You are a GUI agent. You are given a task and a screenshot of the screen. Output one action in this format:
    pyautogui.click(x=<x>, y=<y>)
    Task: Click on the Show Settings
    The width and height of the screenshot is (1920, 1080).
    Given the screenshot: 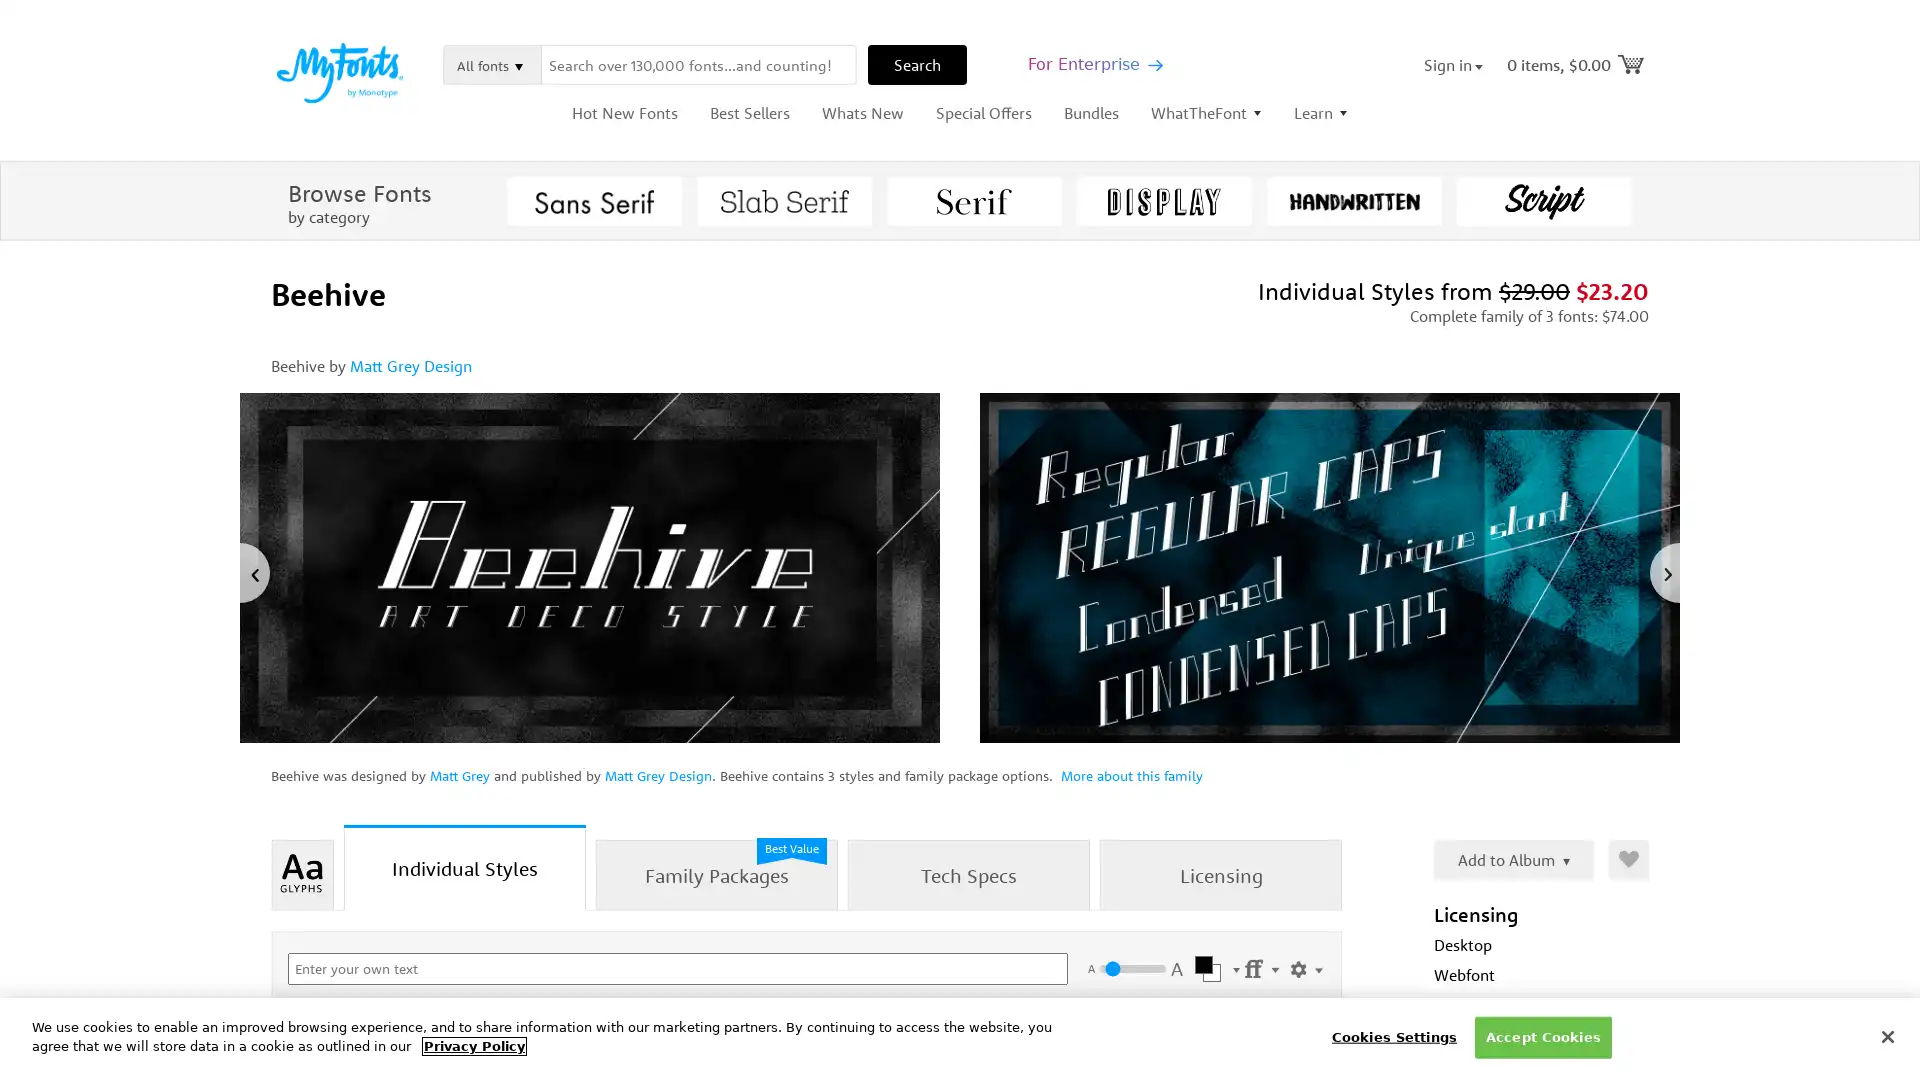 What is the action you would take?
    pyautogui.click(x=1306, y=966)
    